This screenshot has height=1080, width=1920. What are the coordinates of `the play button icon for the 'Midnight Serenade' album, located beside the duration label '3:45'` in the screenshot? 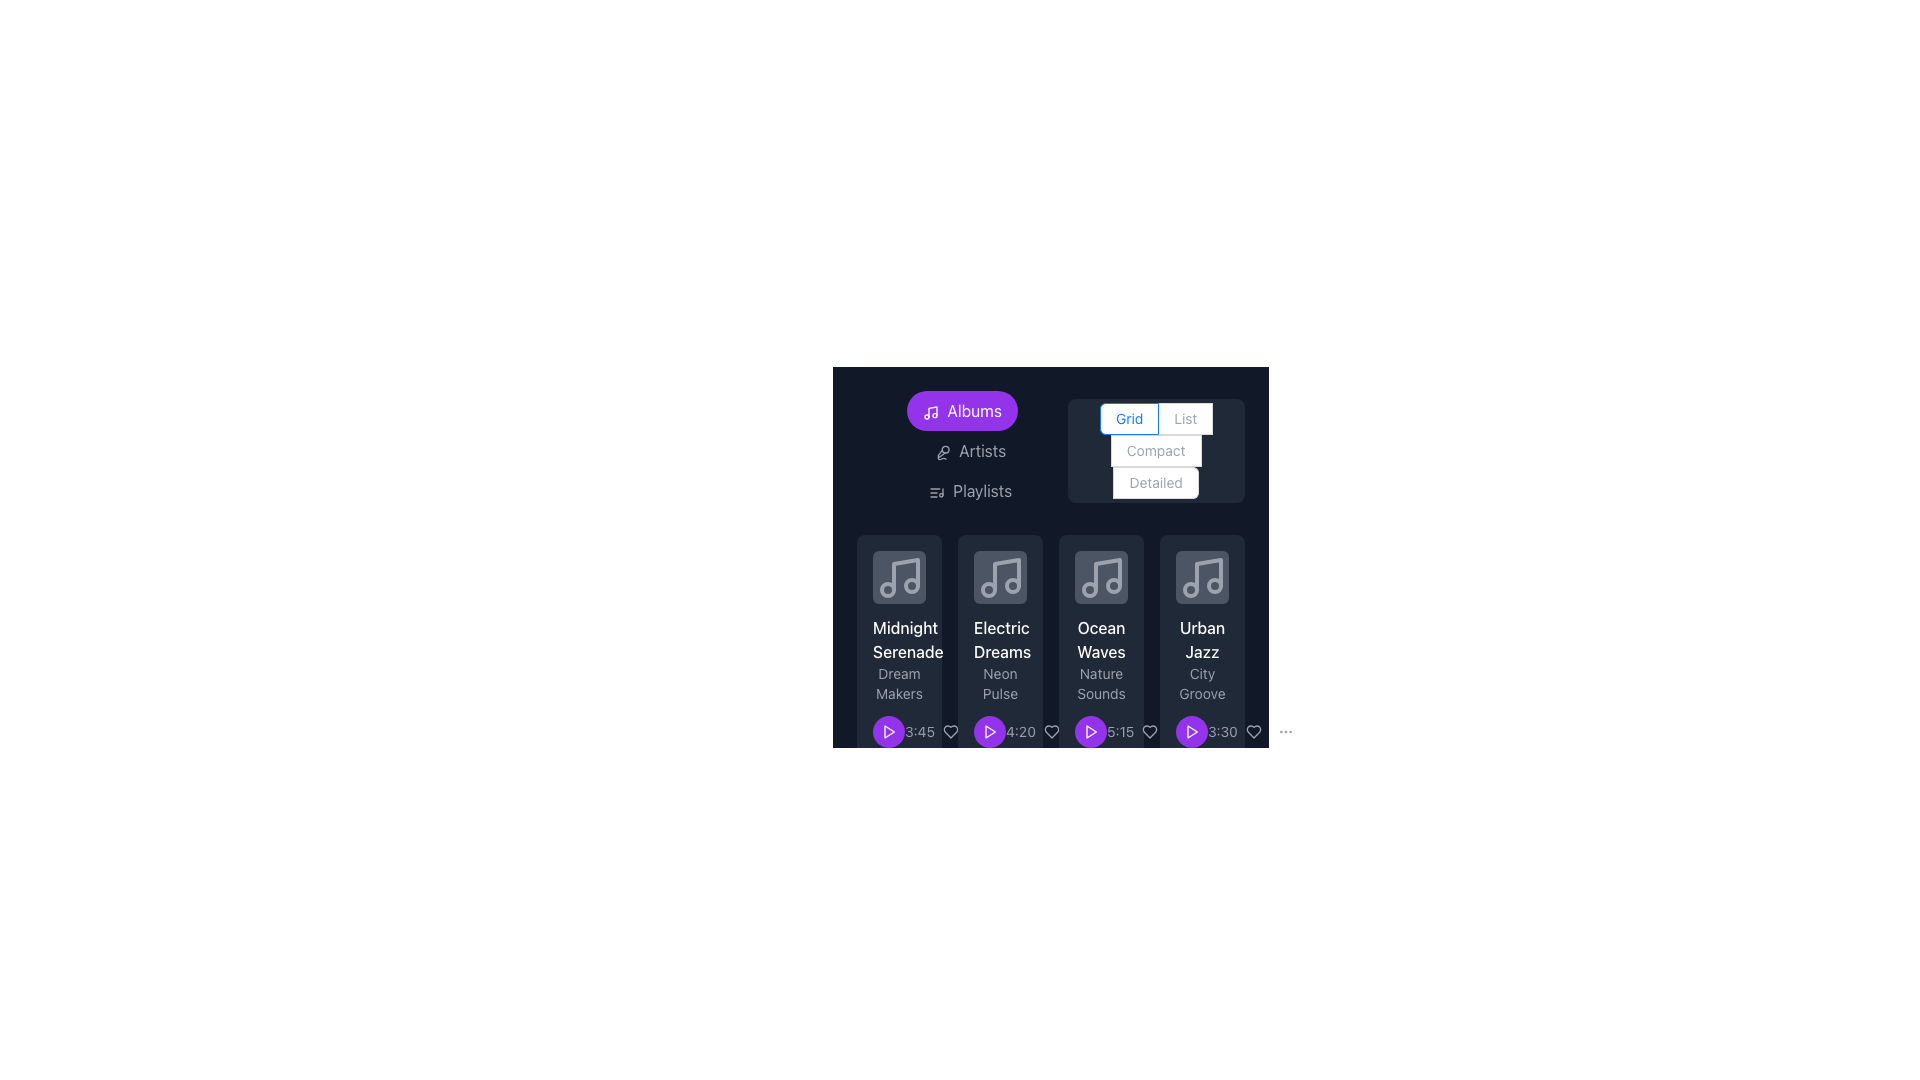 It's located at (887, 732).